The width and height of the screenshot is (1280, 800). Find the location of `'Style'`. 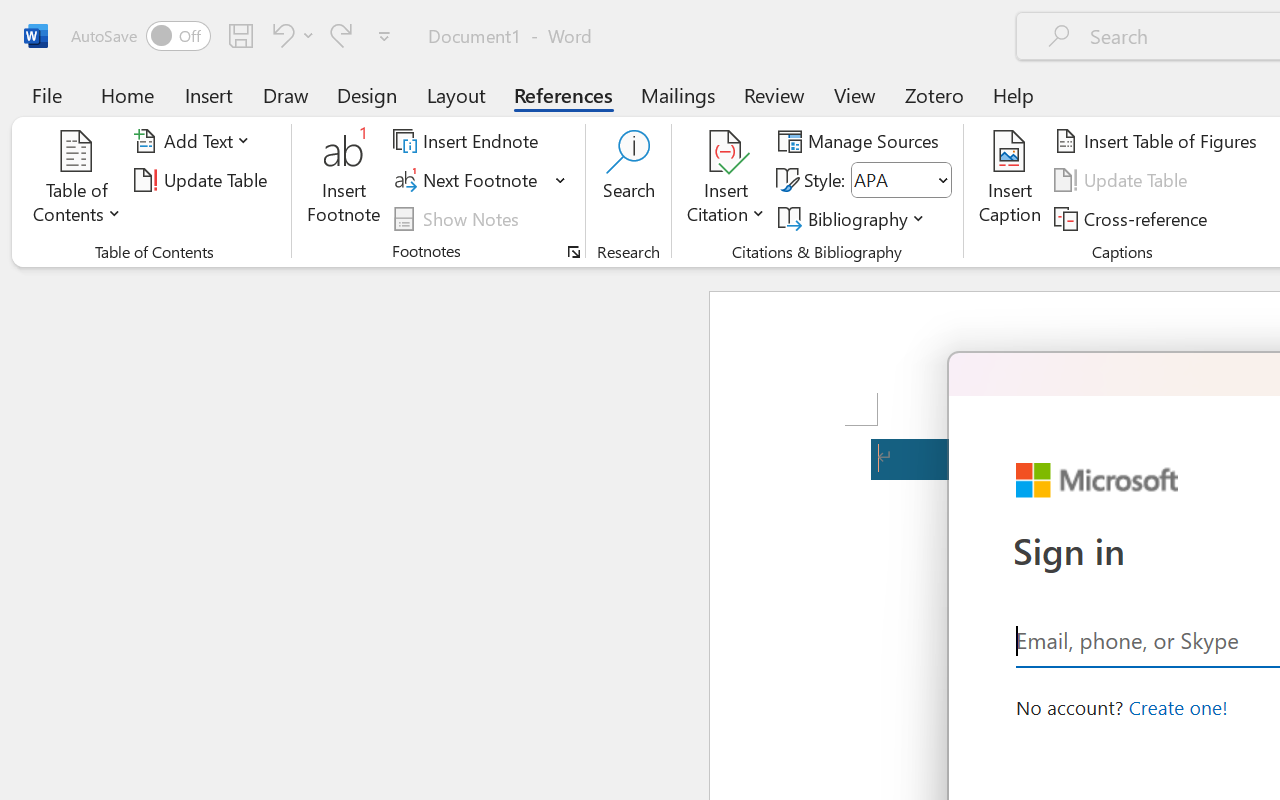

'Style' is located at coordinates (891, 178).